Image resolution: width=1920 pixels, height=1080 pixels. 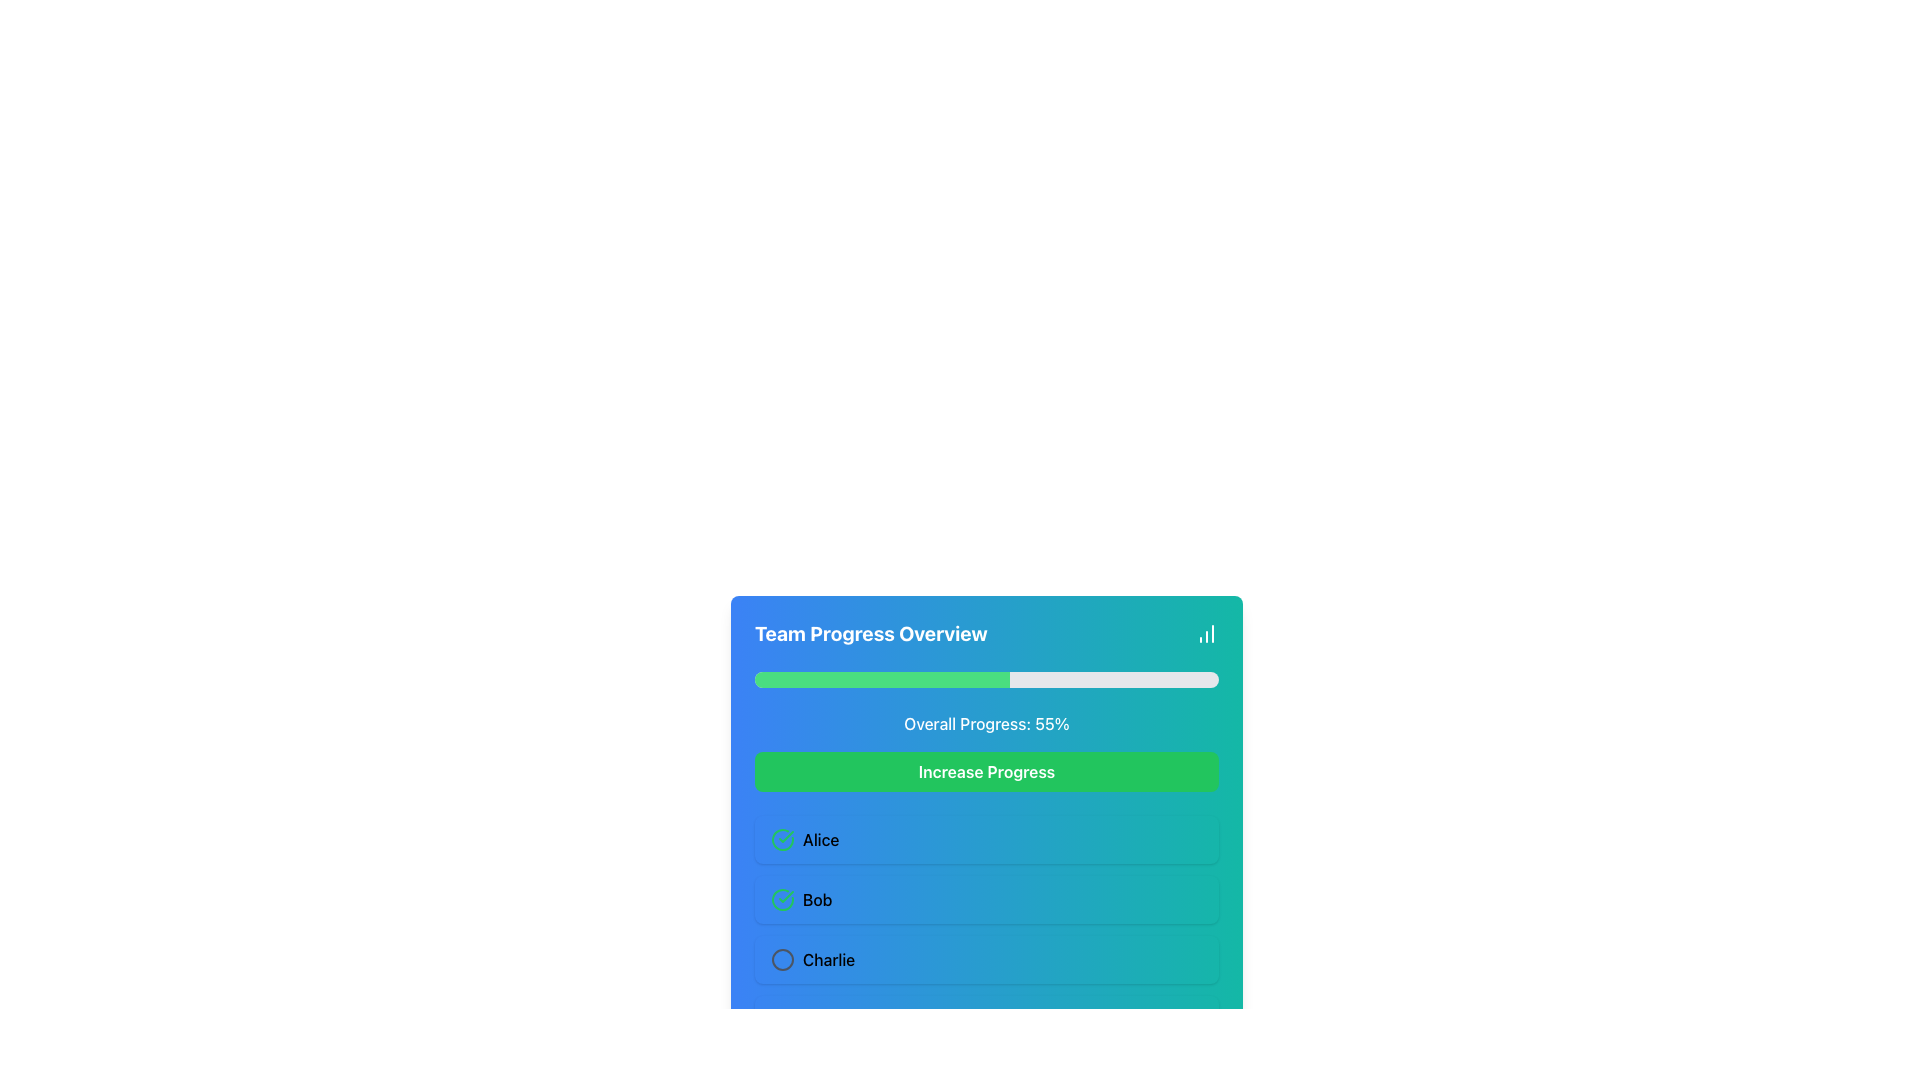 I want to click on the circular icon indicating status or completion, which has a green outline and a checkmark, so click(x=781, y=898).